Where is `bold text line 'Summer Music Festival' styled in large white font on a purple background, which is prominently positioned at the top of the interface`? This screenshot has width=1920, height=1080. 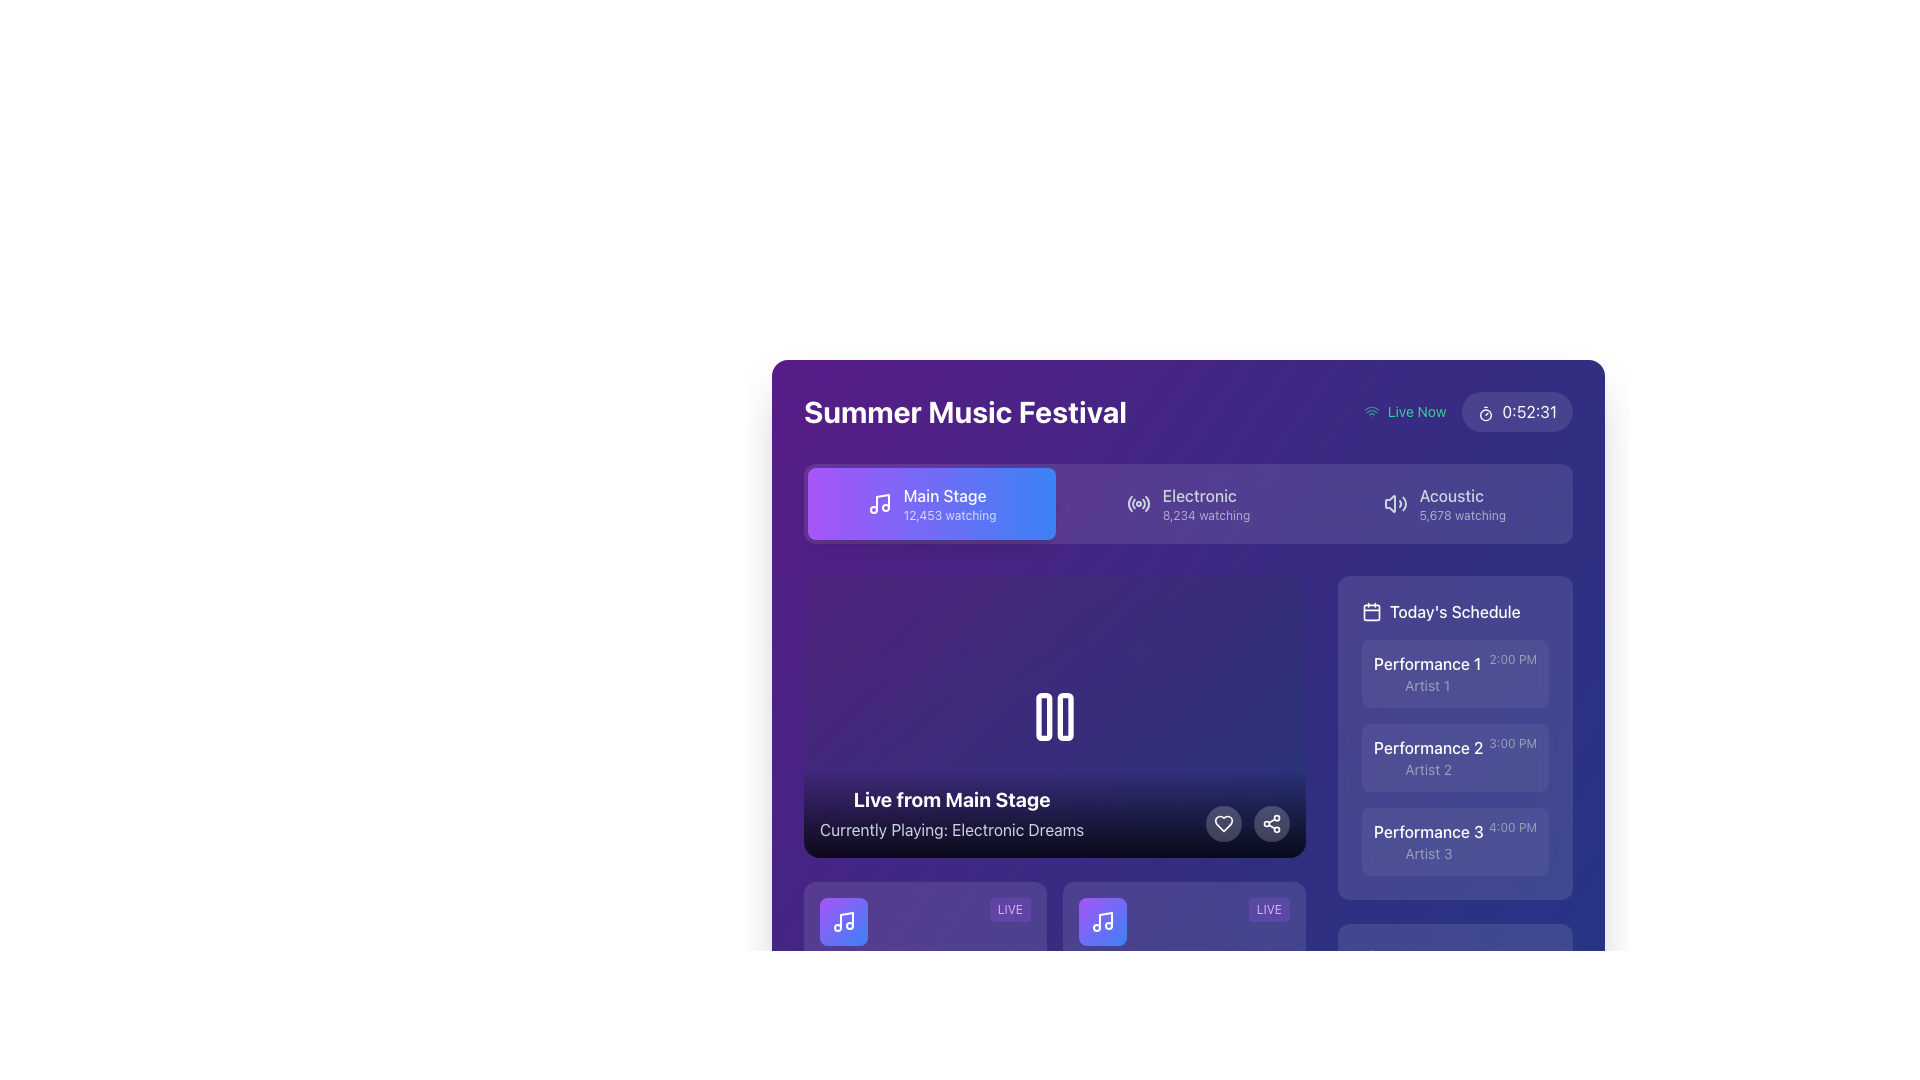 bold text line 'Summer Music Festival' styled in large white font on a purple background, which is prominently positioned at the top of the interface is located at coordinates (965, 411).